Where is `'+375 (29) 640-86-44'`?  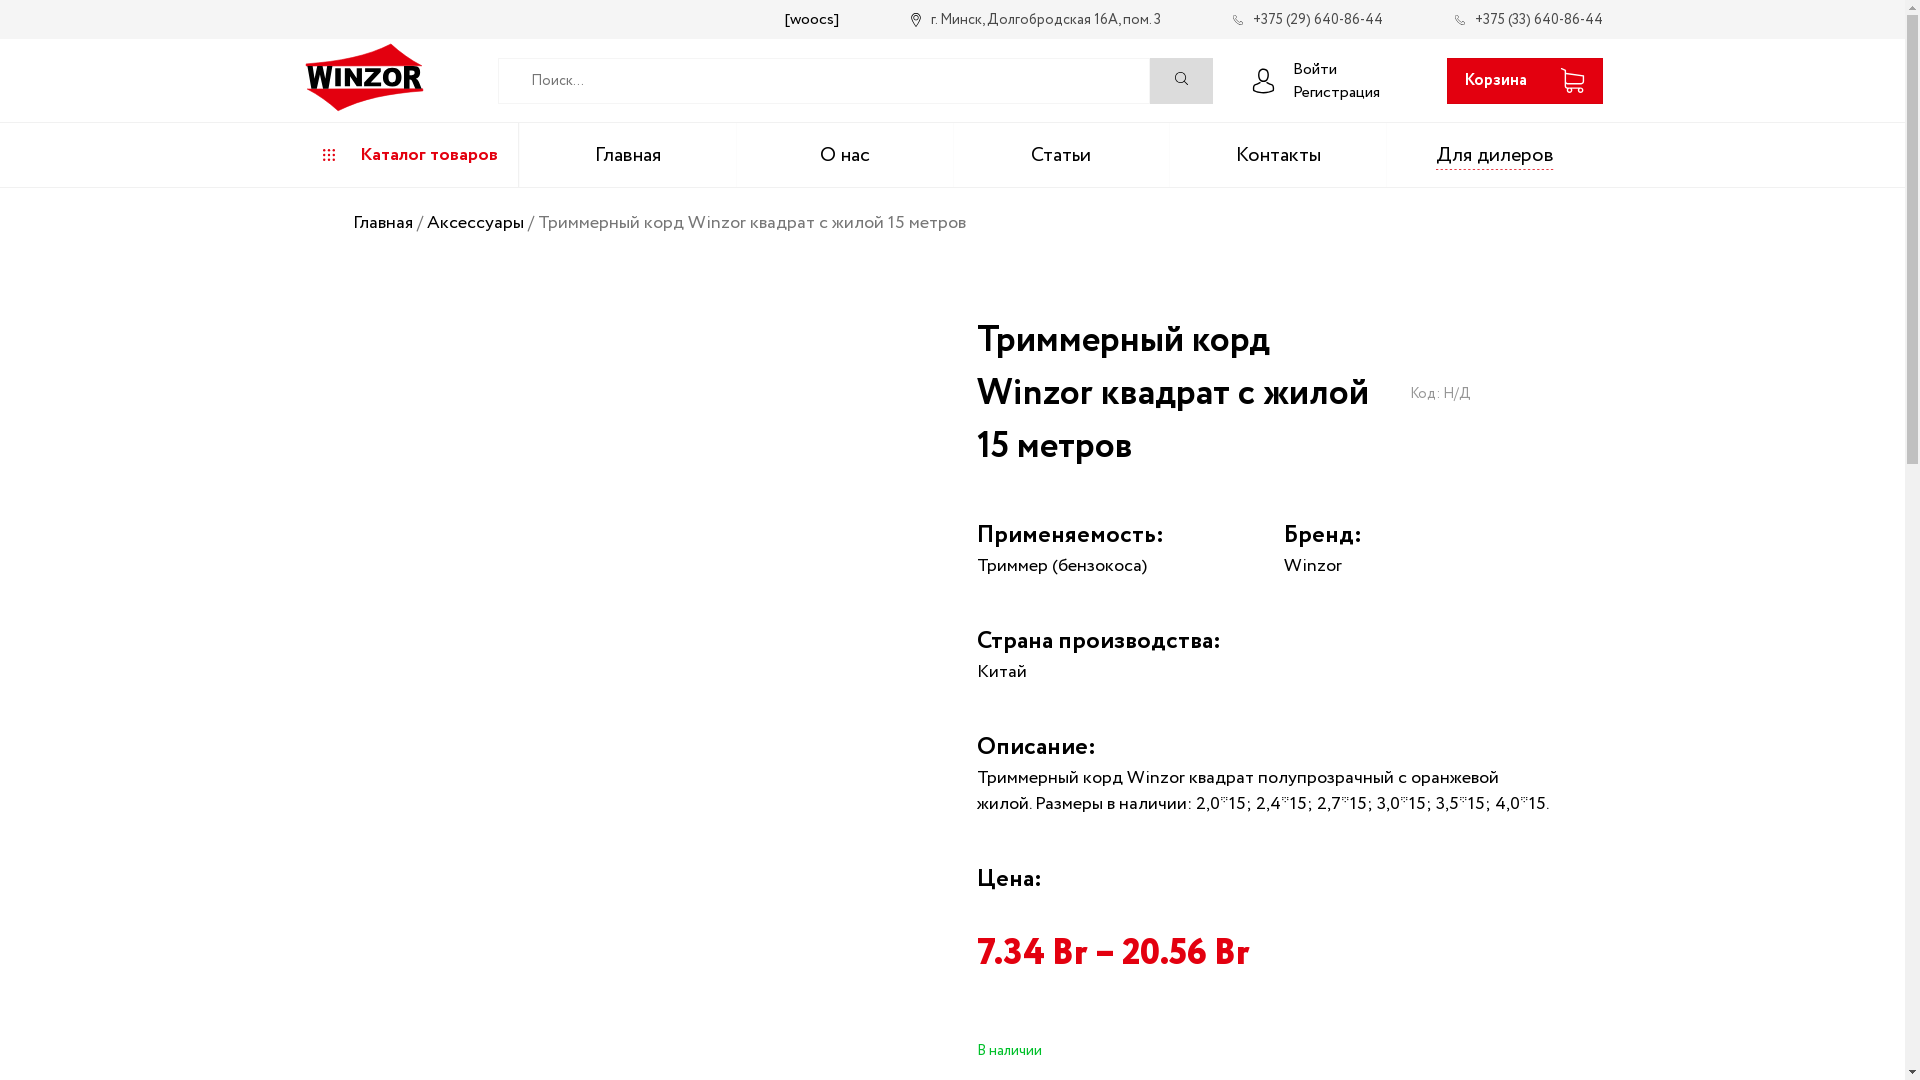
'+375 (29) 640-86-44' is located at coordinates (1306, 19).